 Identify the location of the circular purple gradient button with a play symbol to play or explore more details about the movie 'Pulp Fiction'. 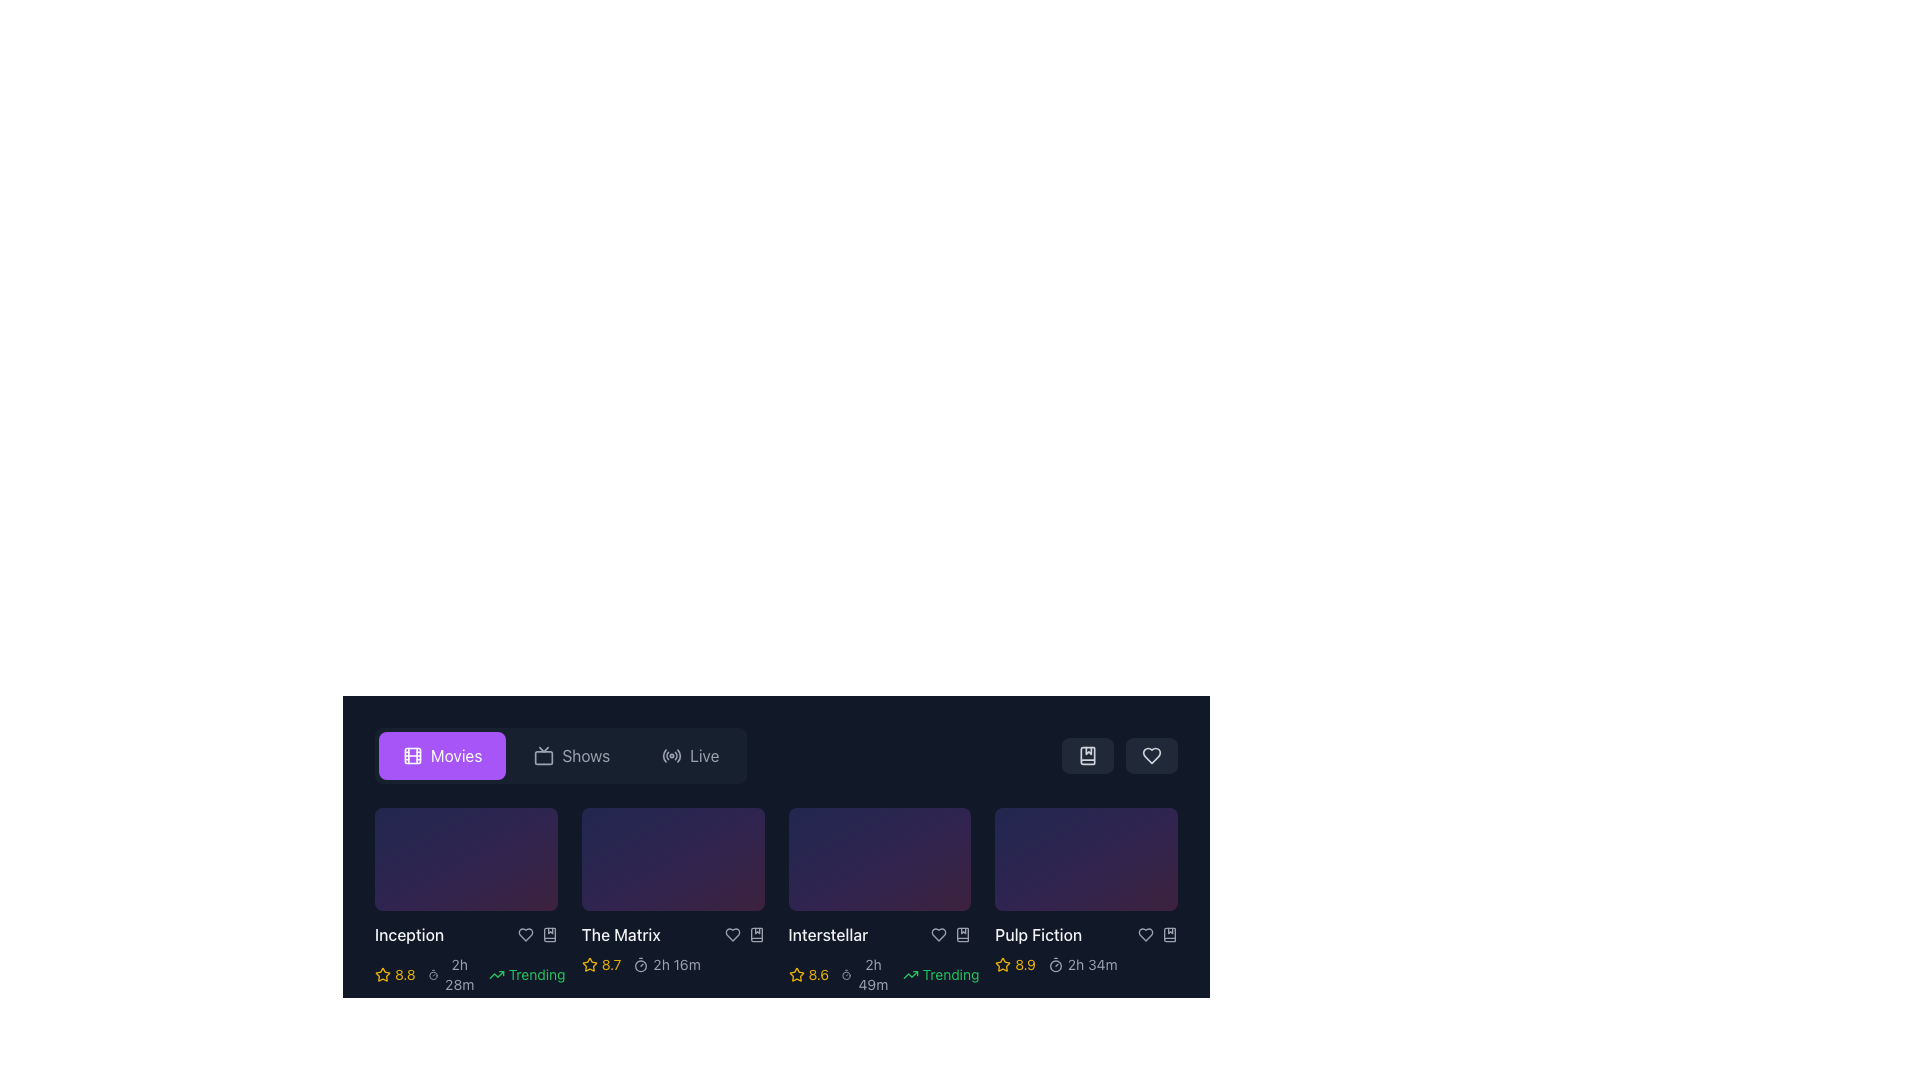
(1085, 901).